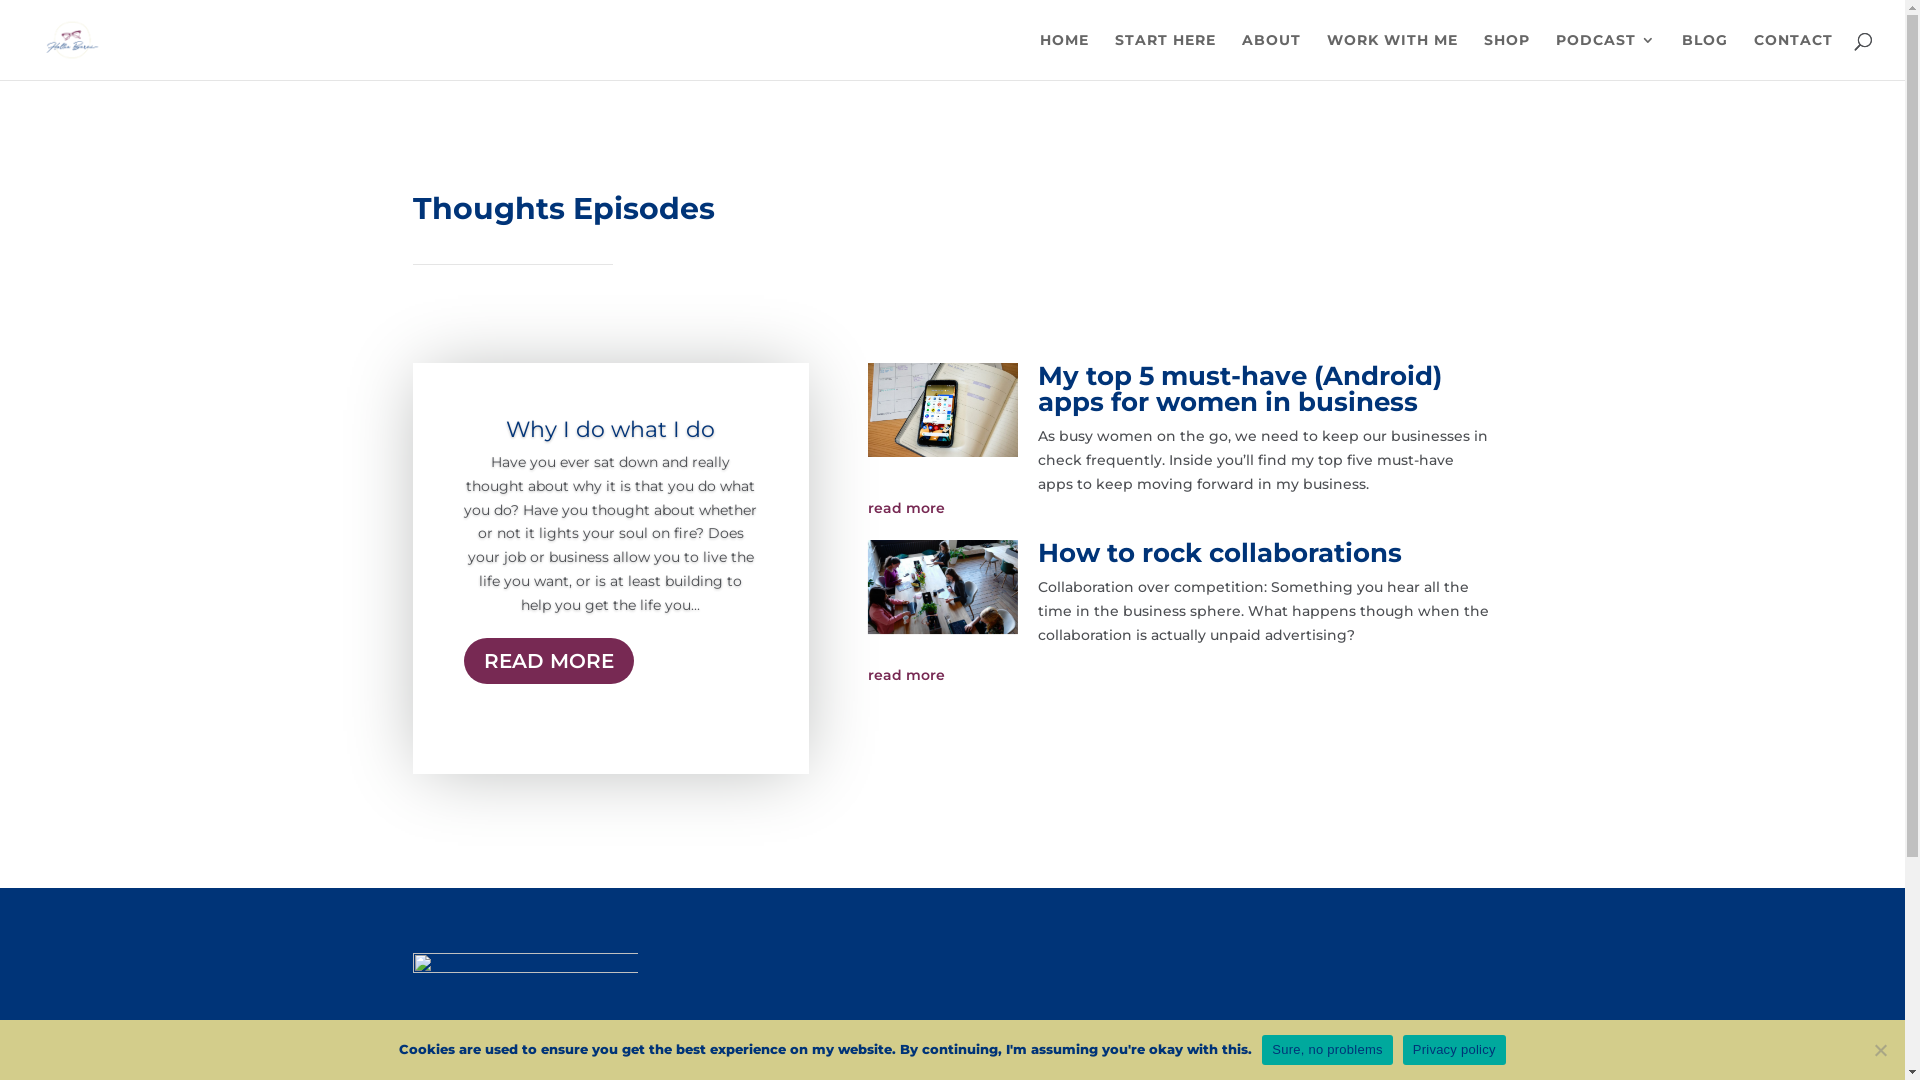 This screenshot has width=1920, height=1080. Describe the element at coordinates (1165, 55) in the screenshot. I see `'START HERE'` at that location.